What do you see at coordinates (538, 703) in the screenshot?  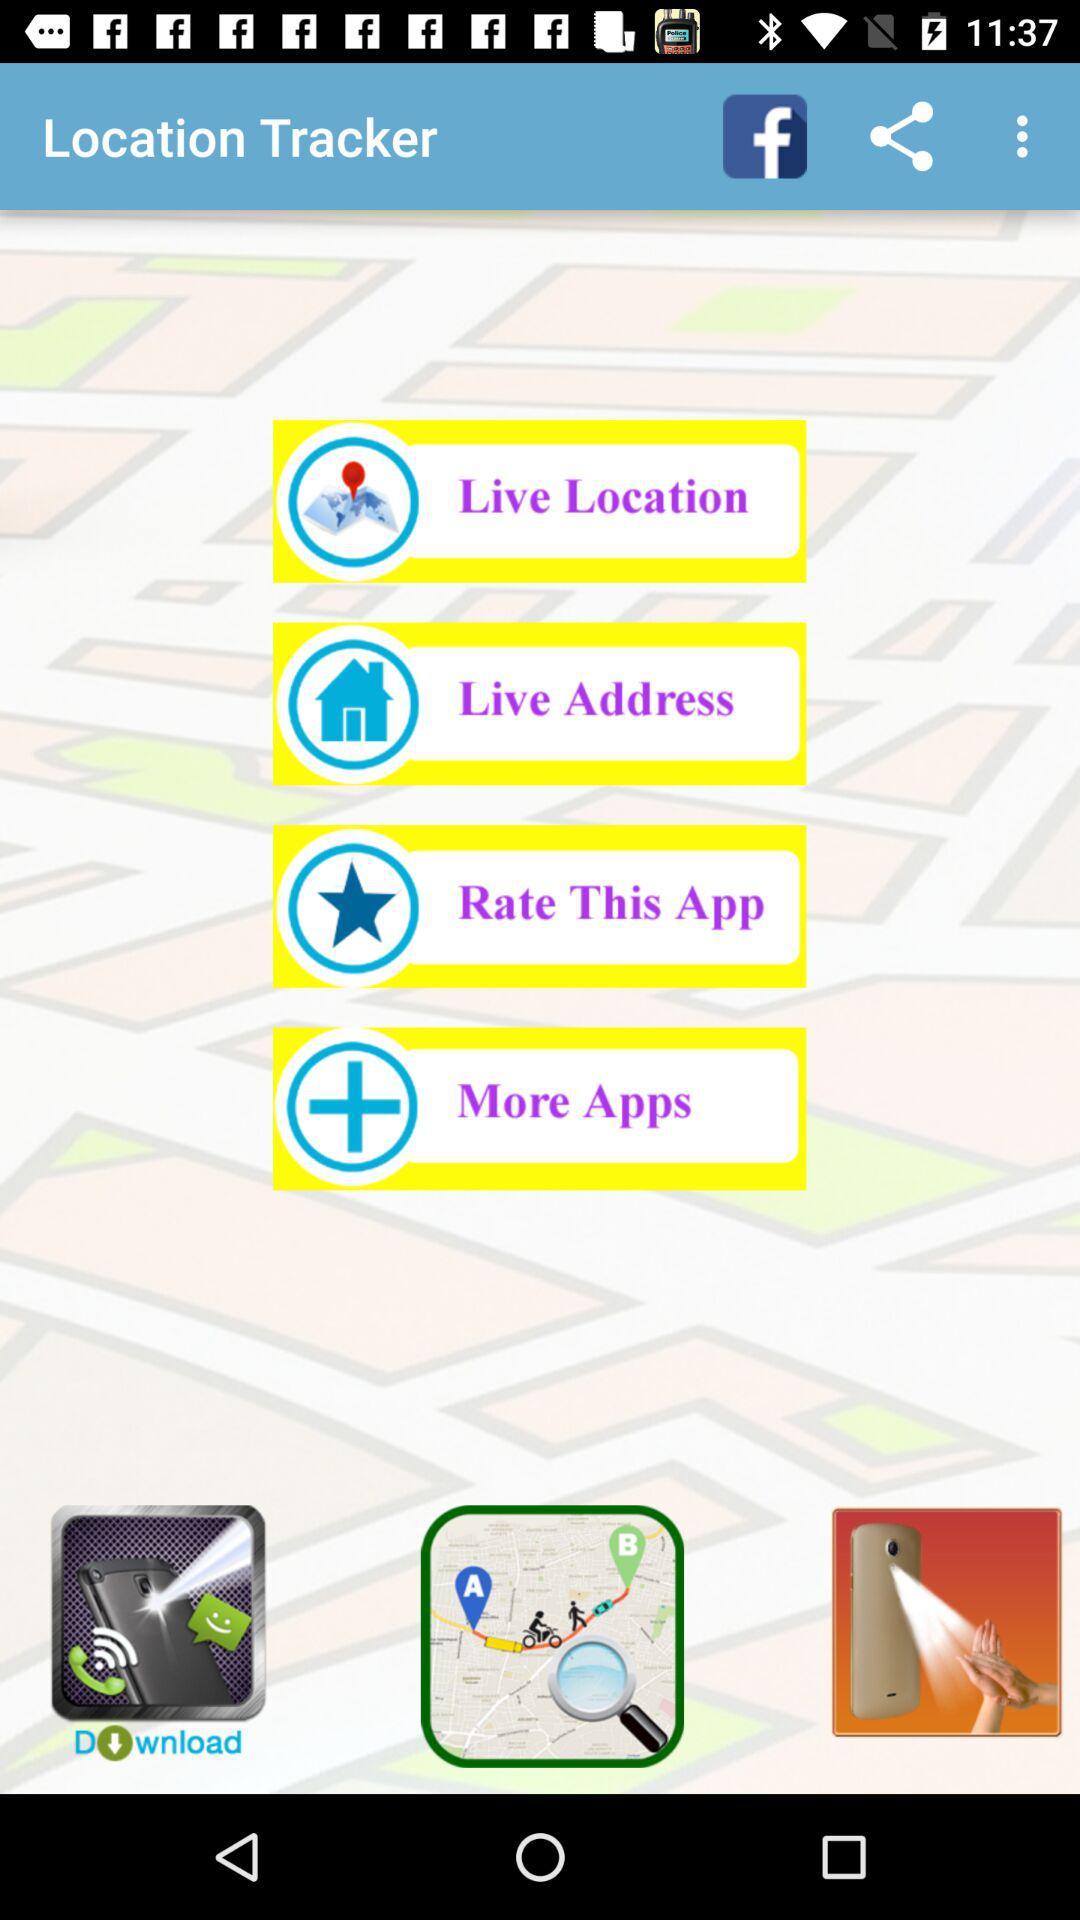 I see `choose a location tracker` at bounding box center [538, 703].